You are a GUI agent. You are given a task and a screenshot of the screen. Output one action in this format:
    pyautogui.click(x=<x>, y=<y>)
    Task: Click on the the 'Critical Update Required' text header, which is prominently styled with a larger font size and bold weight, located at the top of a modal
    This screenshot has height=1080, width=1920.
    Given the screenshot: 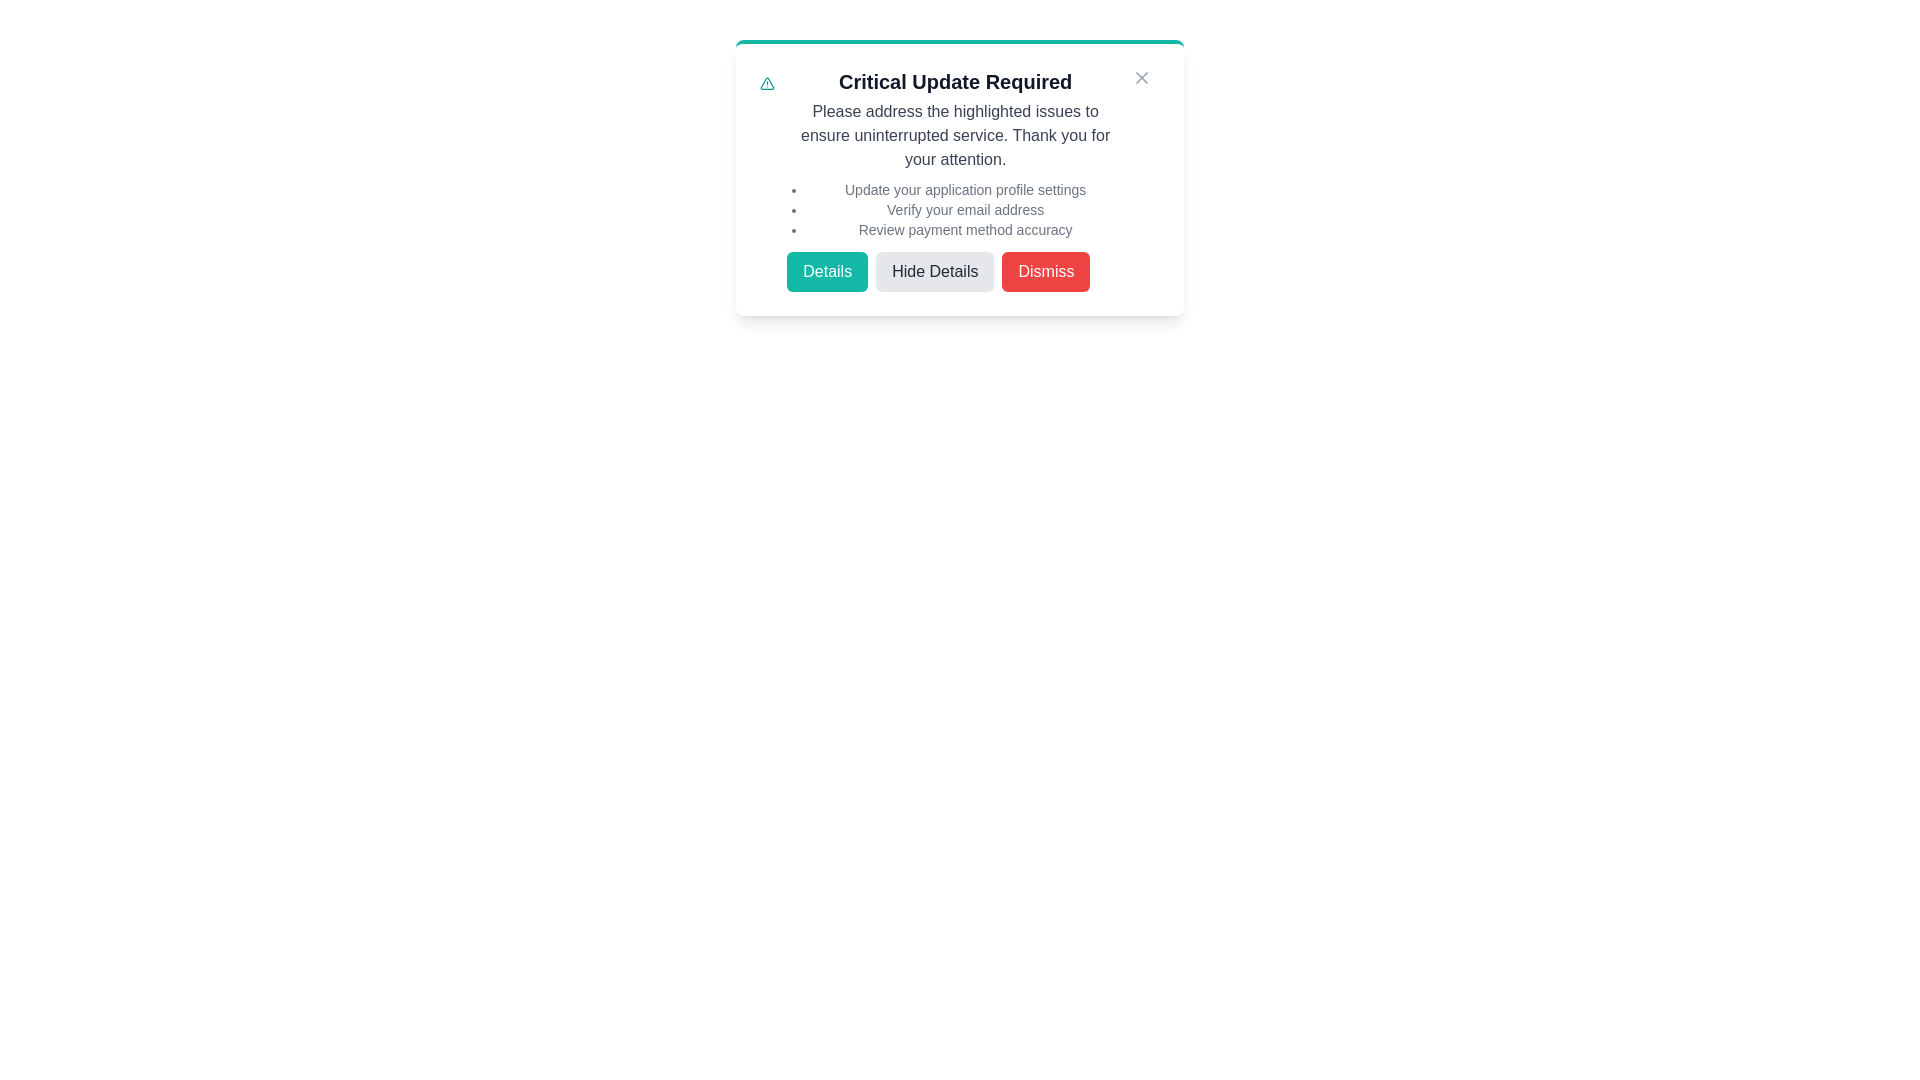 What is the action you would take?
    pyautogui.click(x=954, y=80)
    